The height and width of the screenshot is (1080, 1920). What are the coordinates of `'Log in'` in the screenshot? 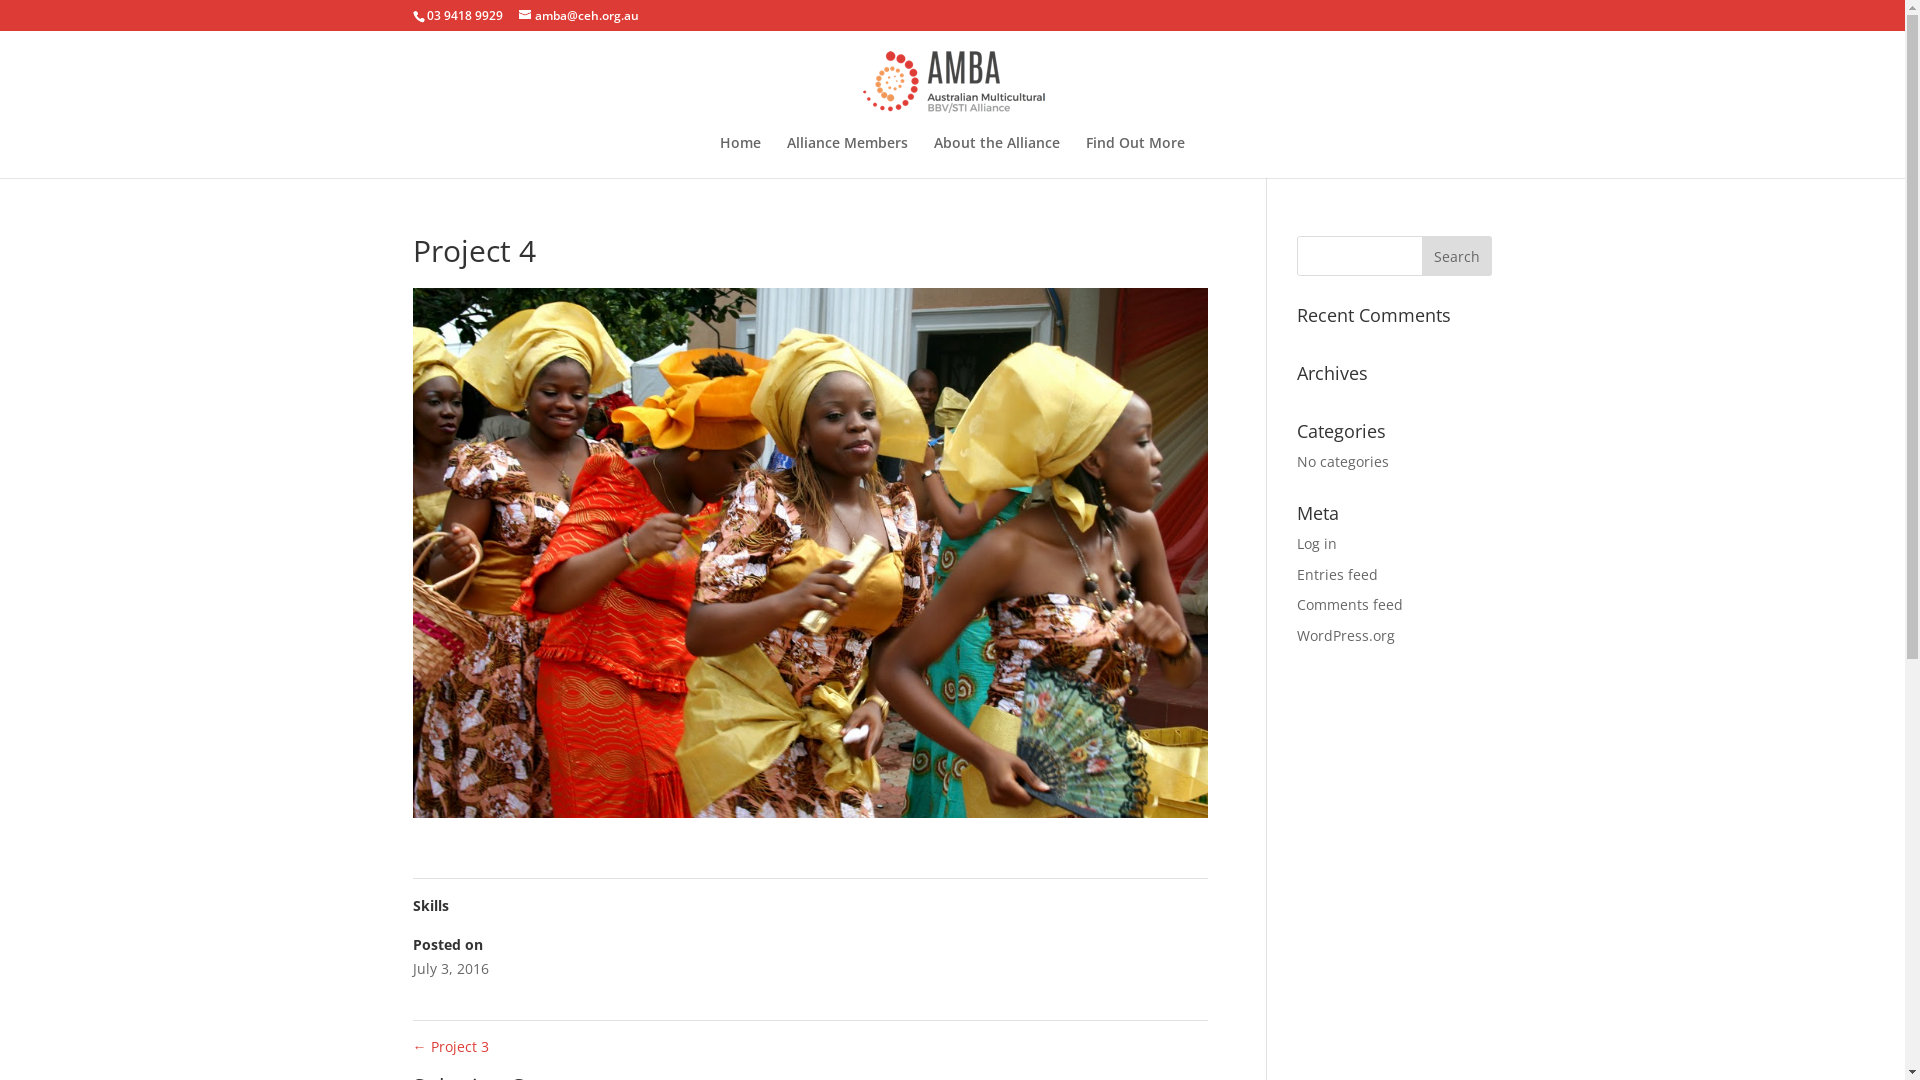 It's located at (1316, 543).